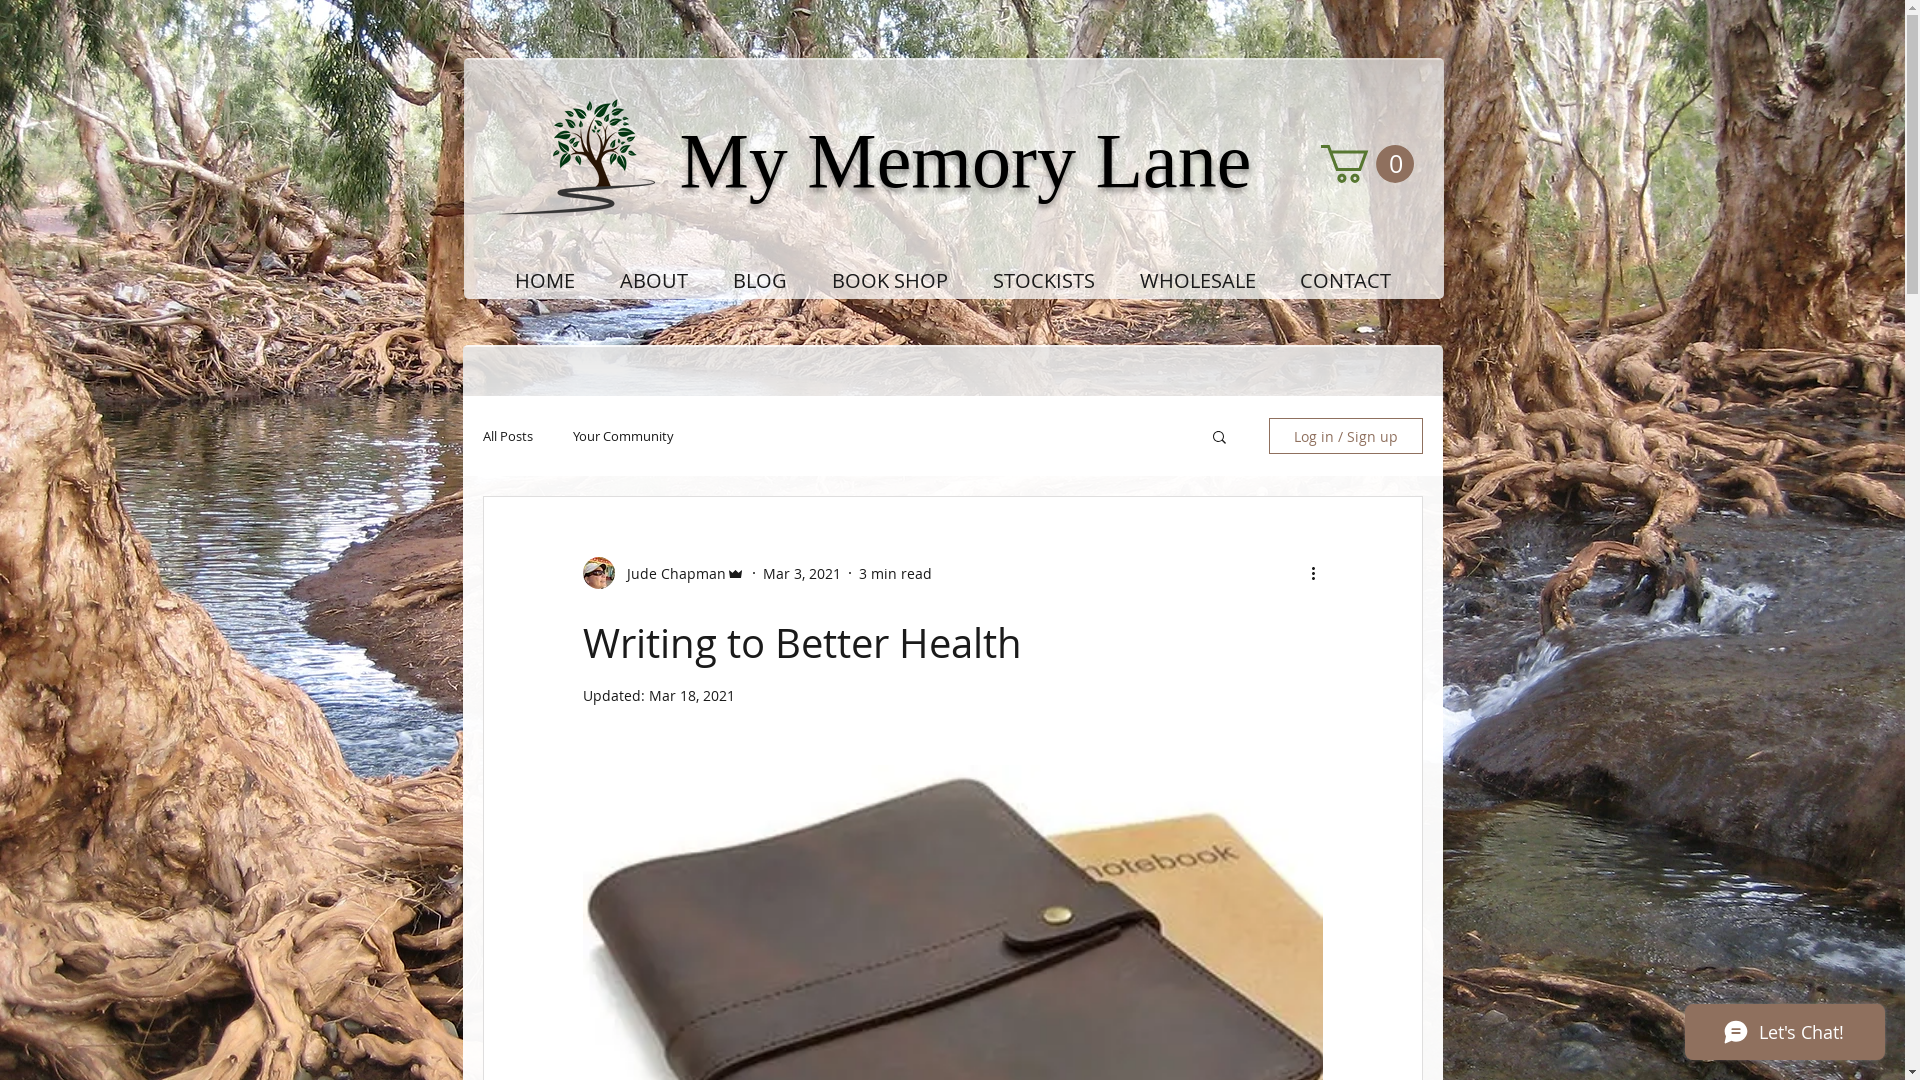  I want to click on 'All Posts', so click(507, 434).